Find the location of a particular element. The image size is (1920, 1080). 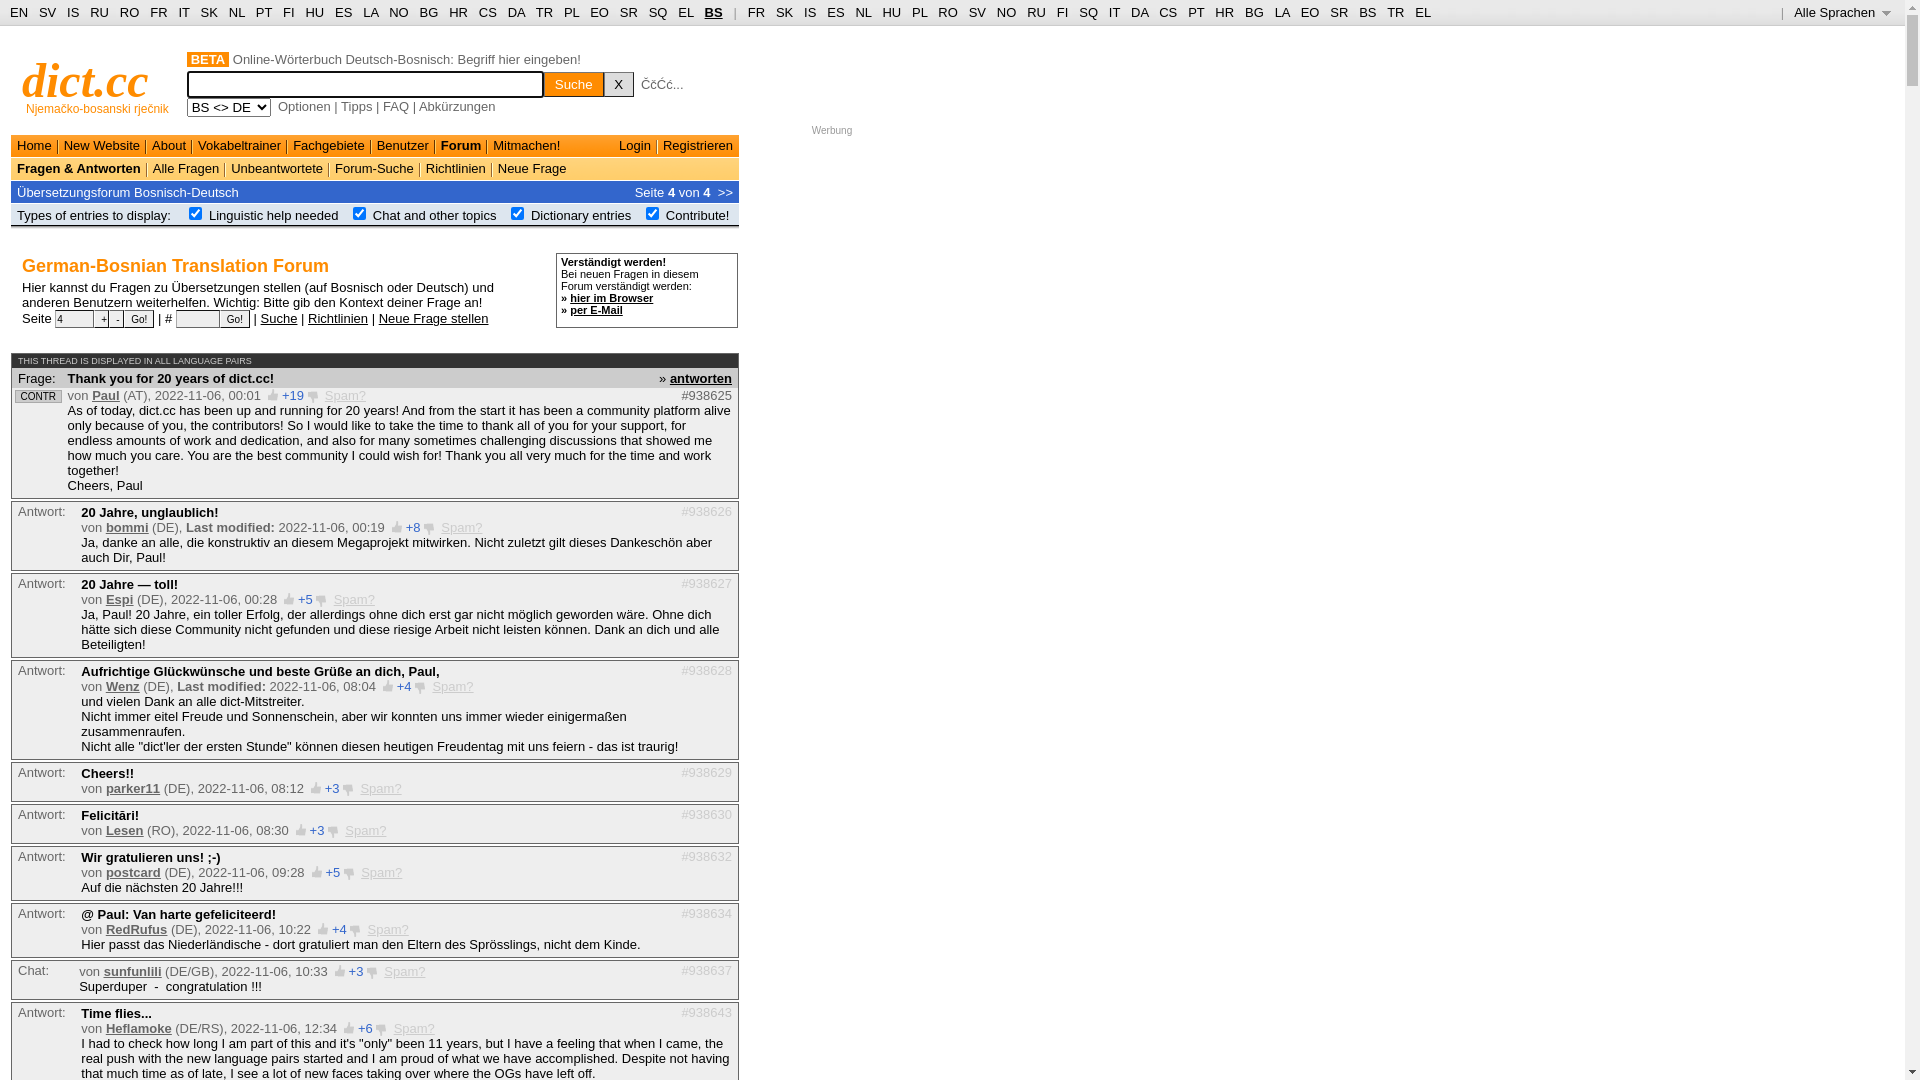

'PT' is located at coordinates (263, 12).